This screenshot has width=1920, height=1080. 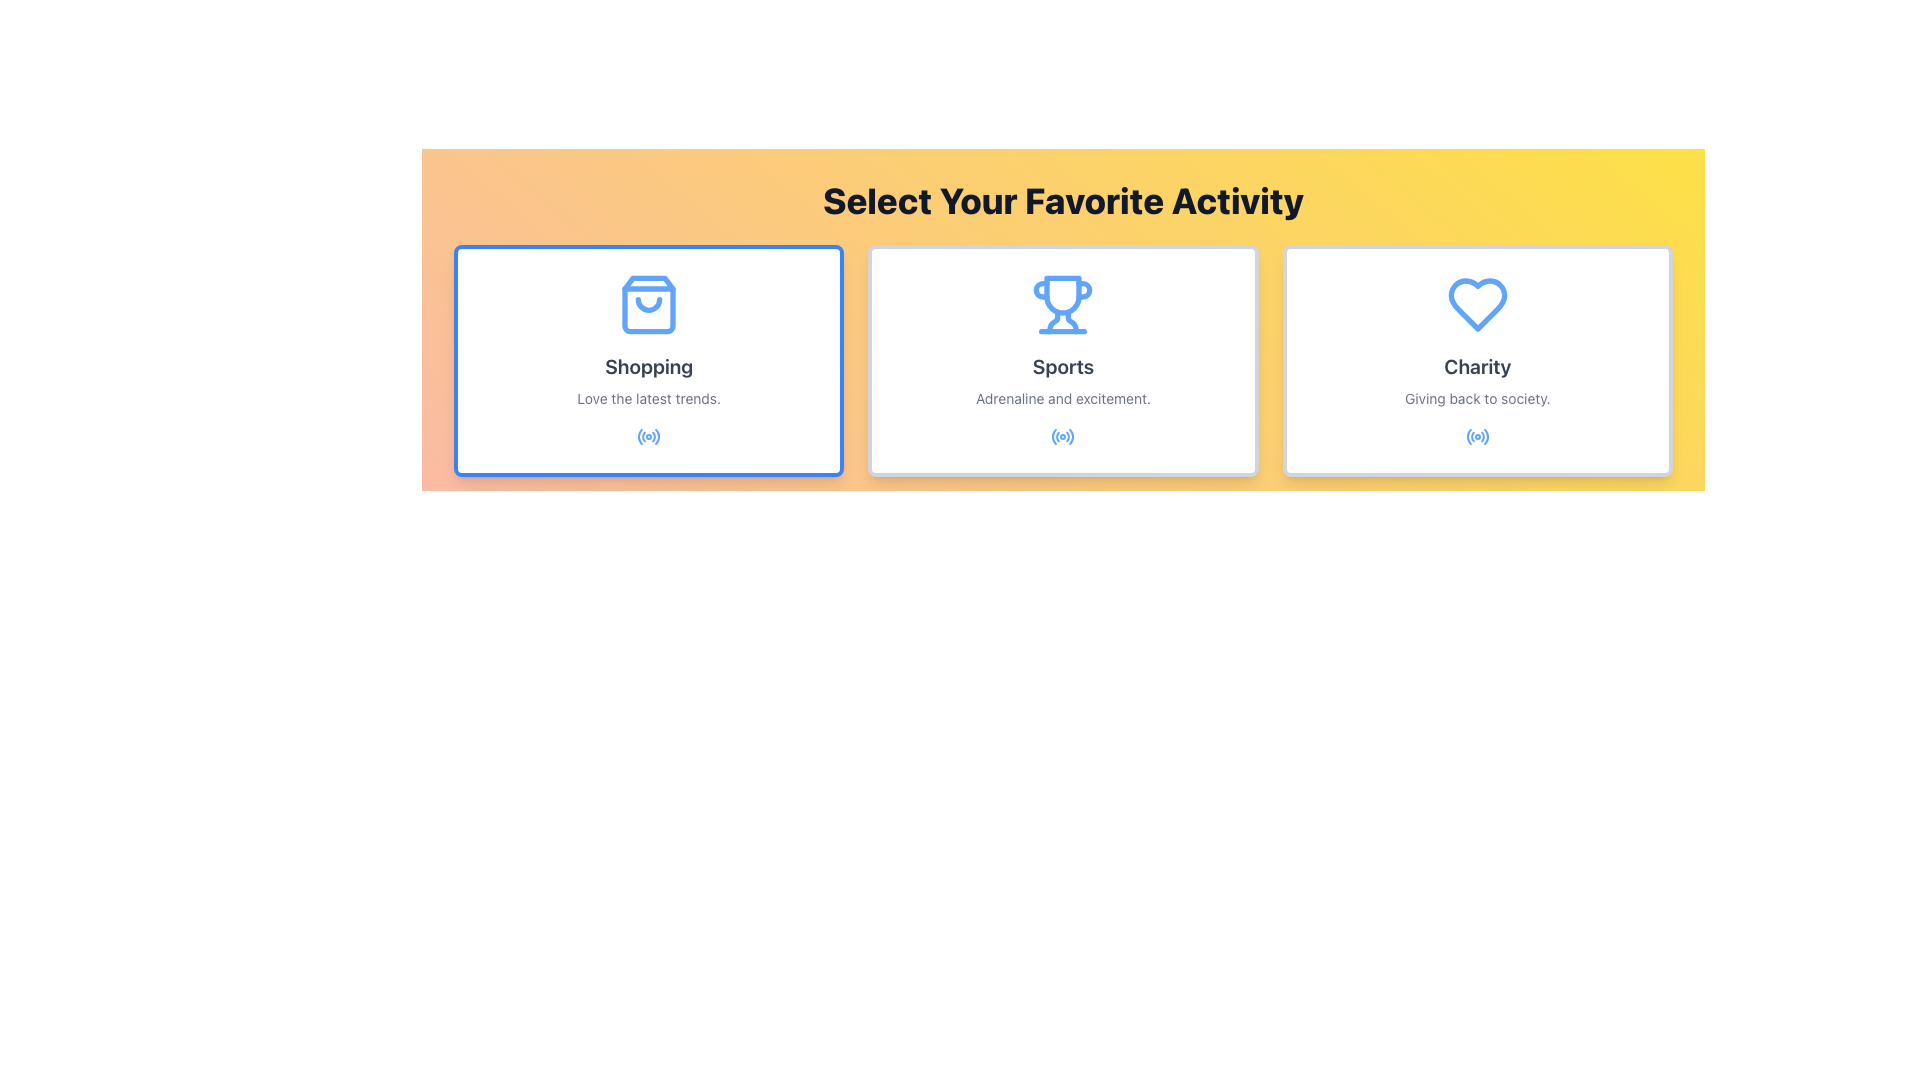 What do you see at coordinates (1477, 304) in the screenshot?
I see `the heart-shaped icon representing 'Charity' located at the top-center of its card under the heading 'Select Your Favorite Activity.'` at bounding box center [1477, 304].